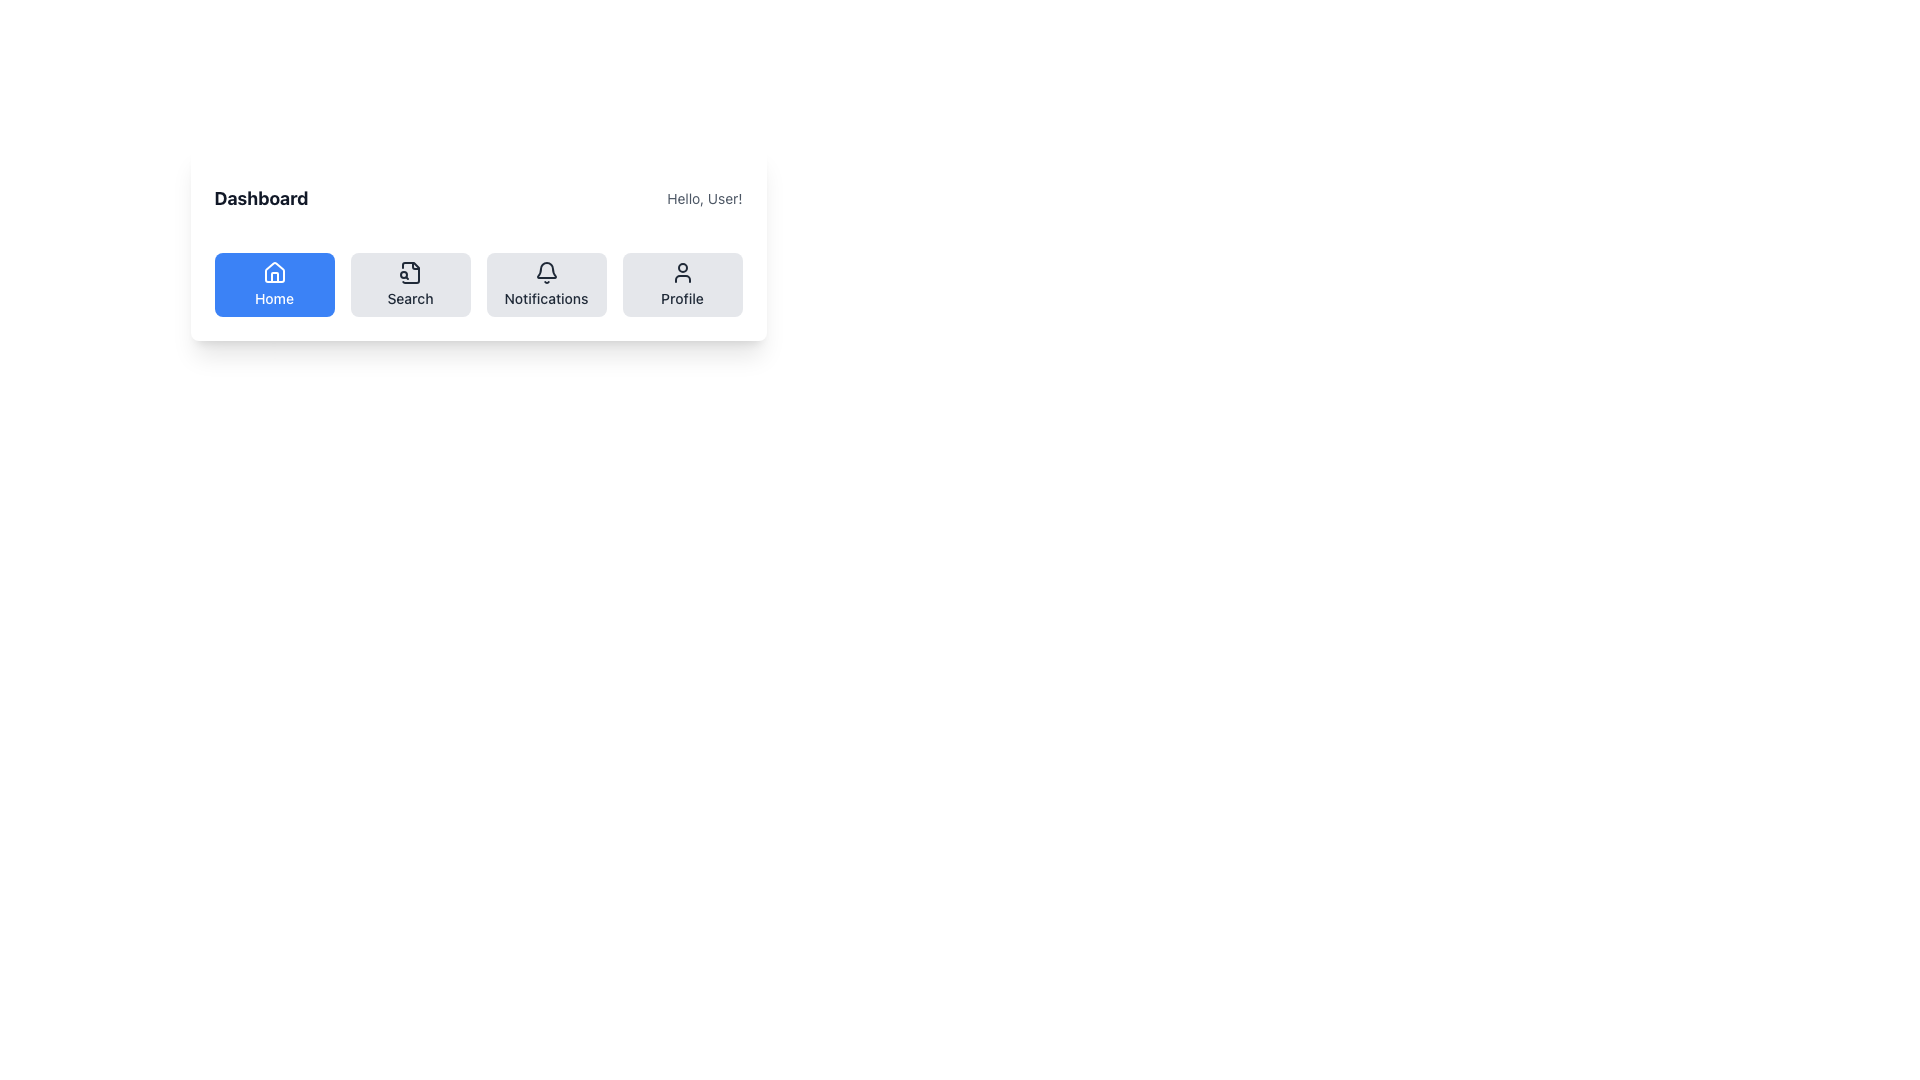 The image size is (1920, 1080). What do you see at coordinates (546, 299) in the screenshot?
I see `the 'Notifications' text label, which is a small-sized text in dark gray color located below a bell icon in the third button of the horizontal navigation bar` at bounding box center [546, 299].